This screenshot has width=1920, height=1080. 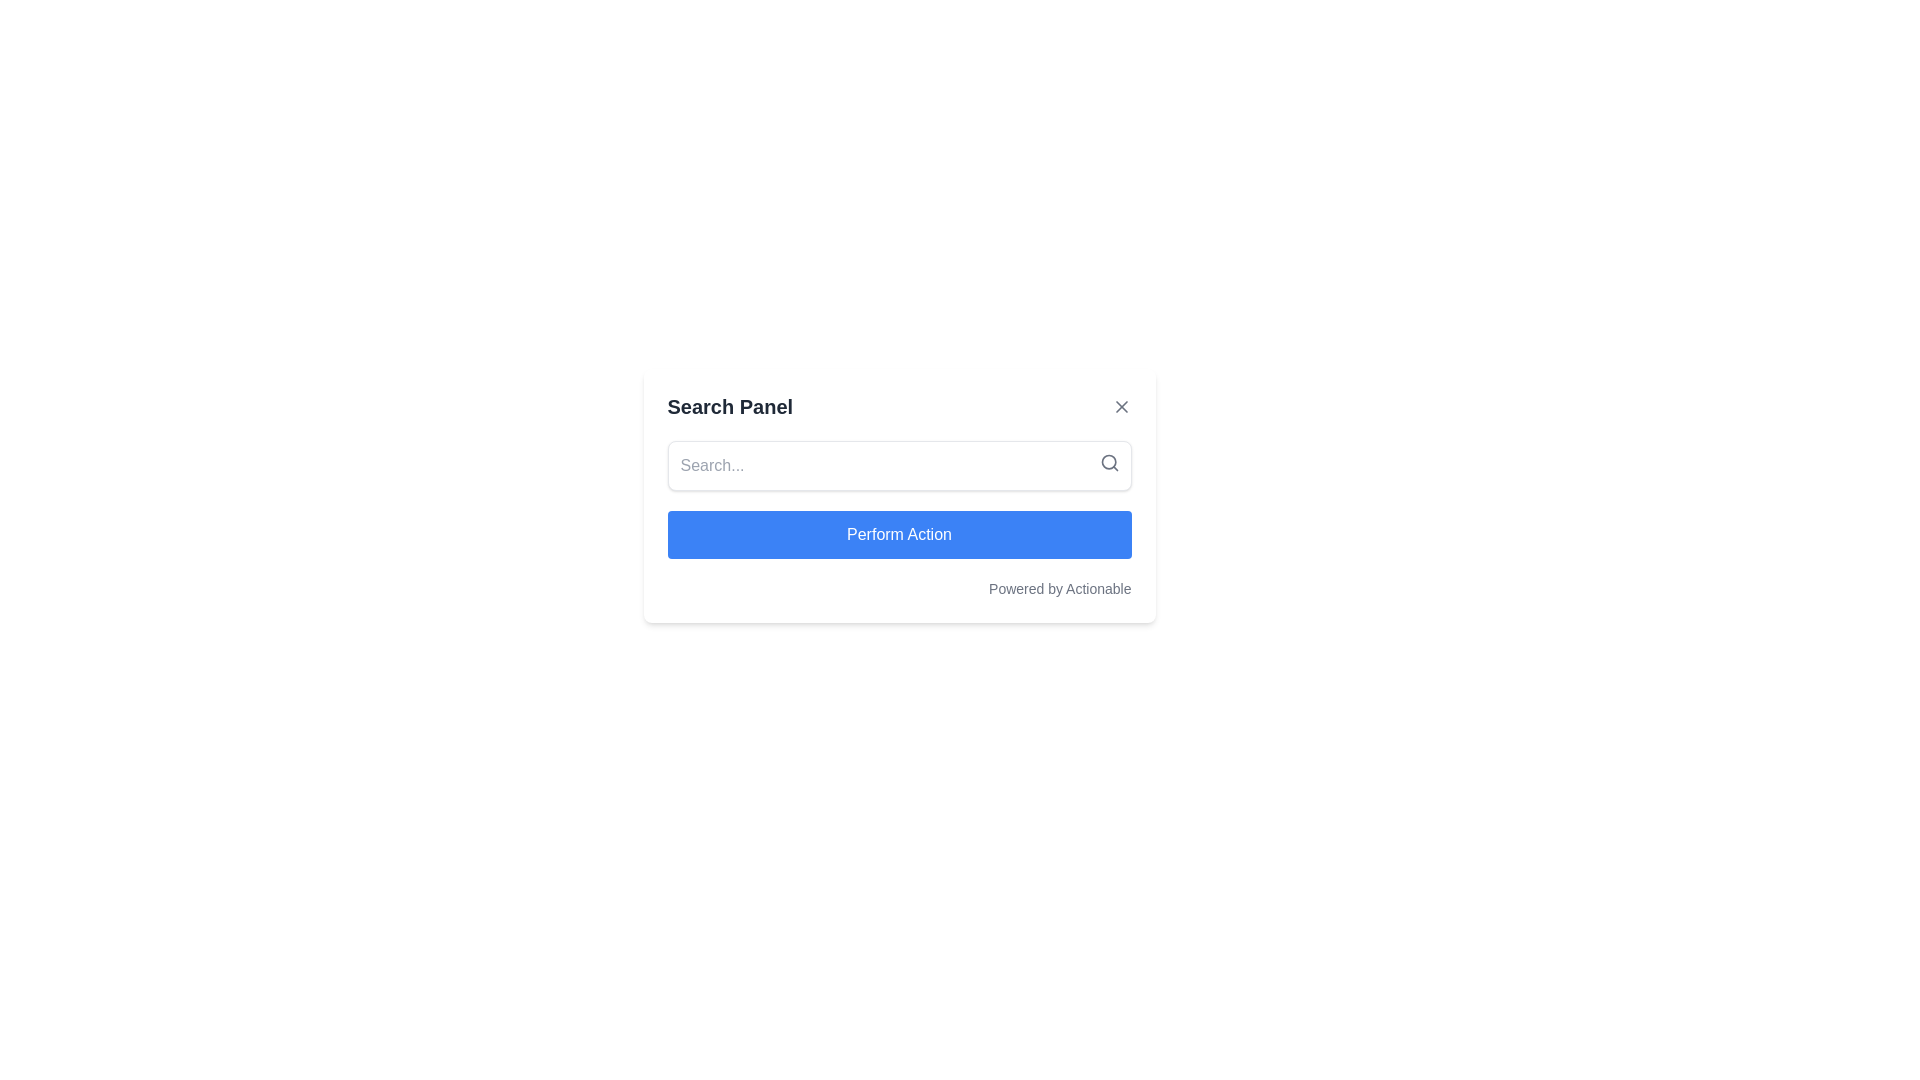 I want to click on the circular search icon styled with a dark gray border and a transparent fill, which features a graphical representation of a magnifying glass, located at the top right corner of the text input field, so click(x=1108, y=462).